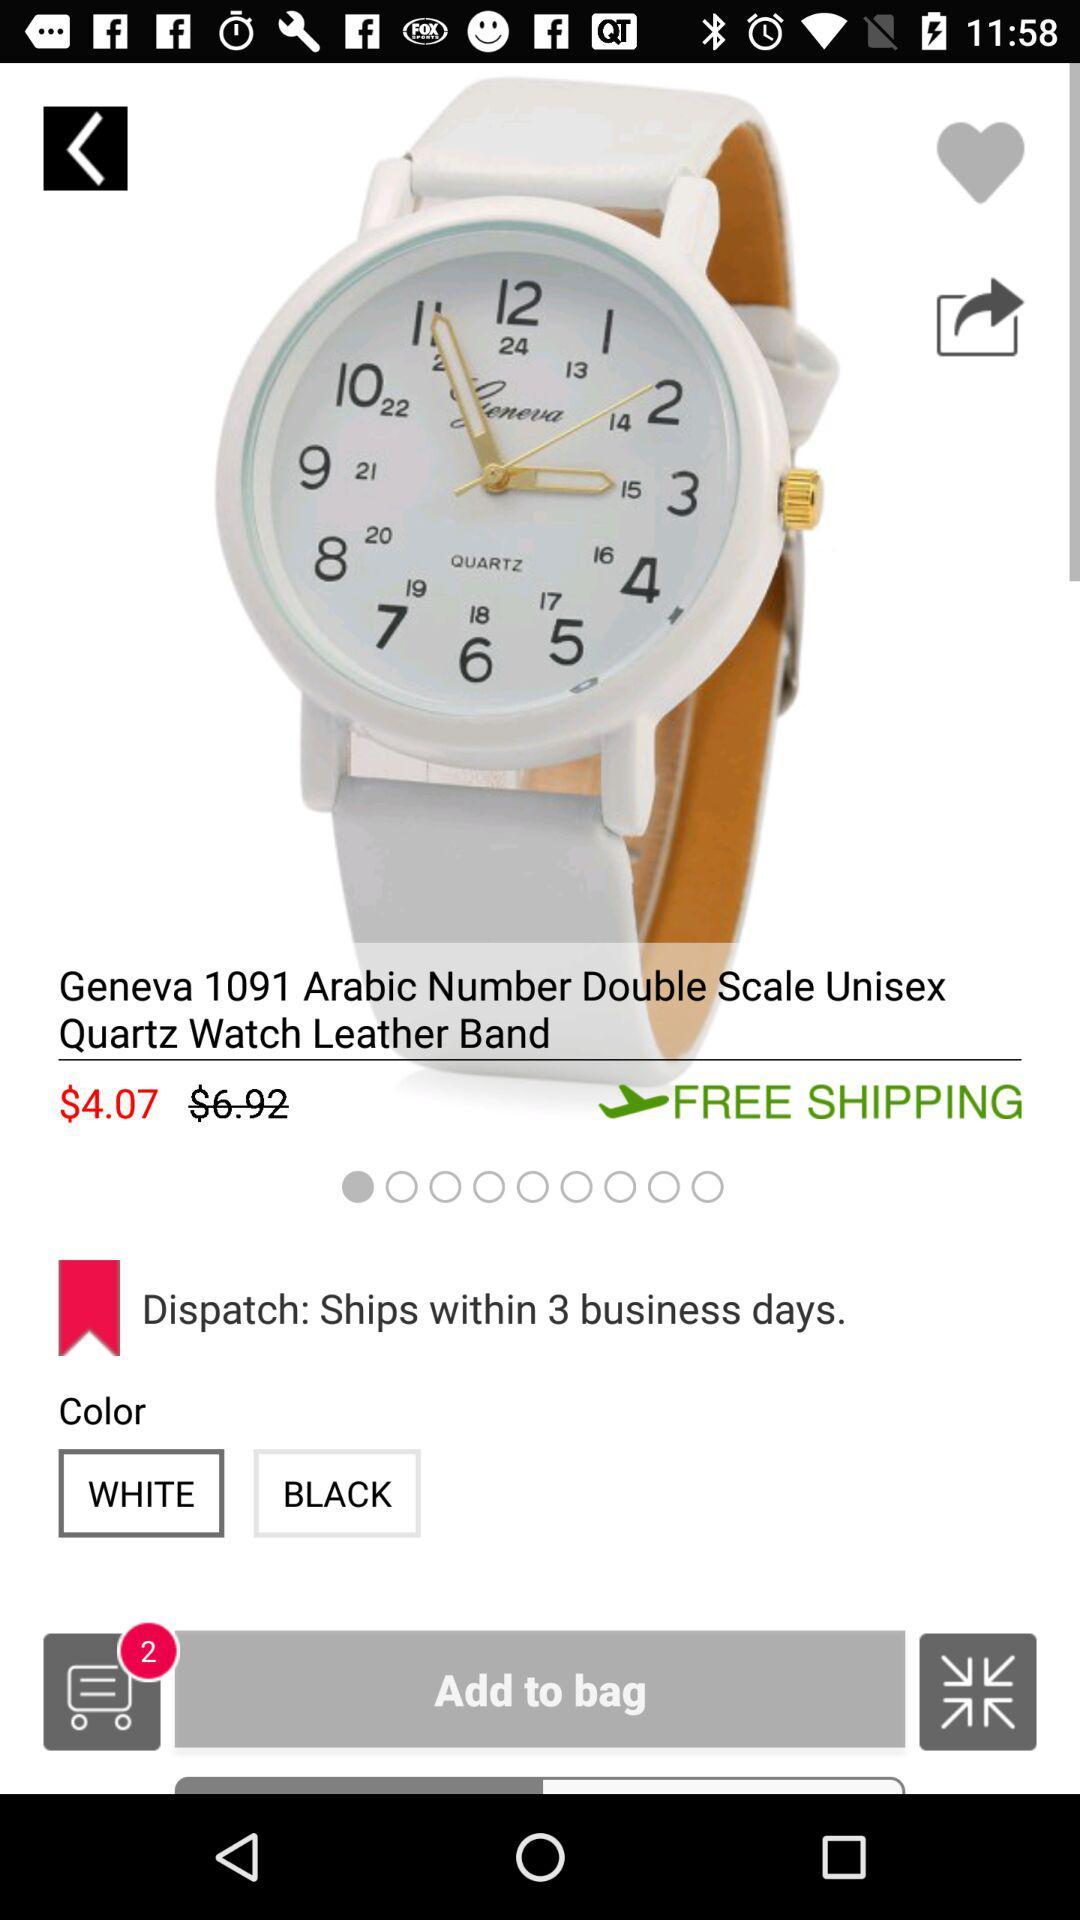 The width and height of the screenshot is (1080, 1920). I want to click on item selected, so click(540, 602).